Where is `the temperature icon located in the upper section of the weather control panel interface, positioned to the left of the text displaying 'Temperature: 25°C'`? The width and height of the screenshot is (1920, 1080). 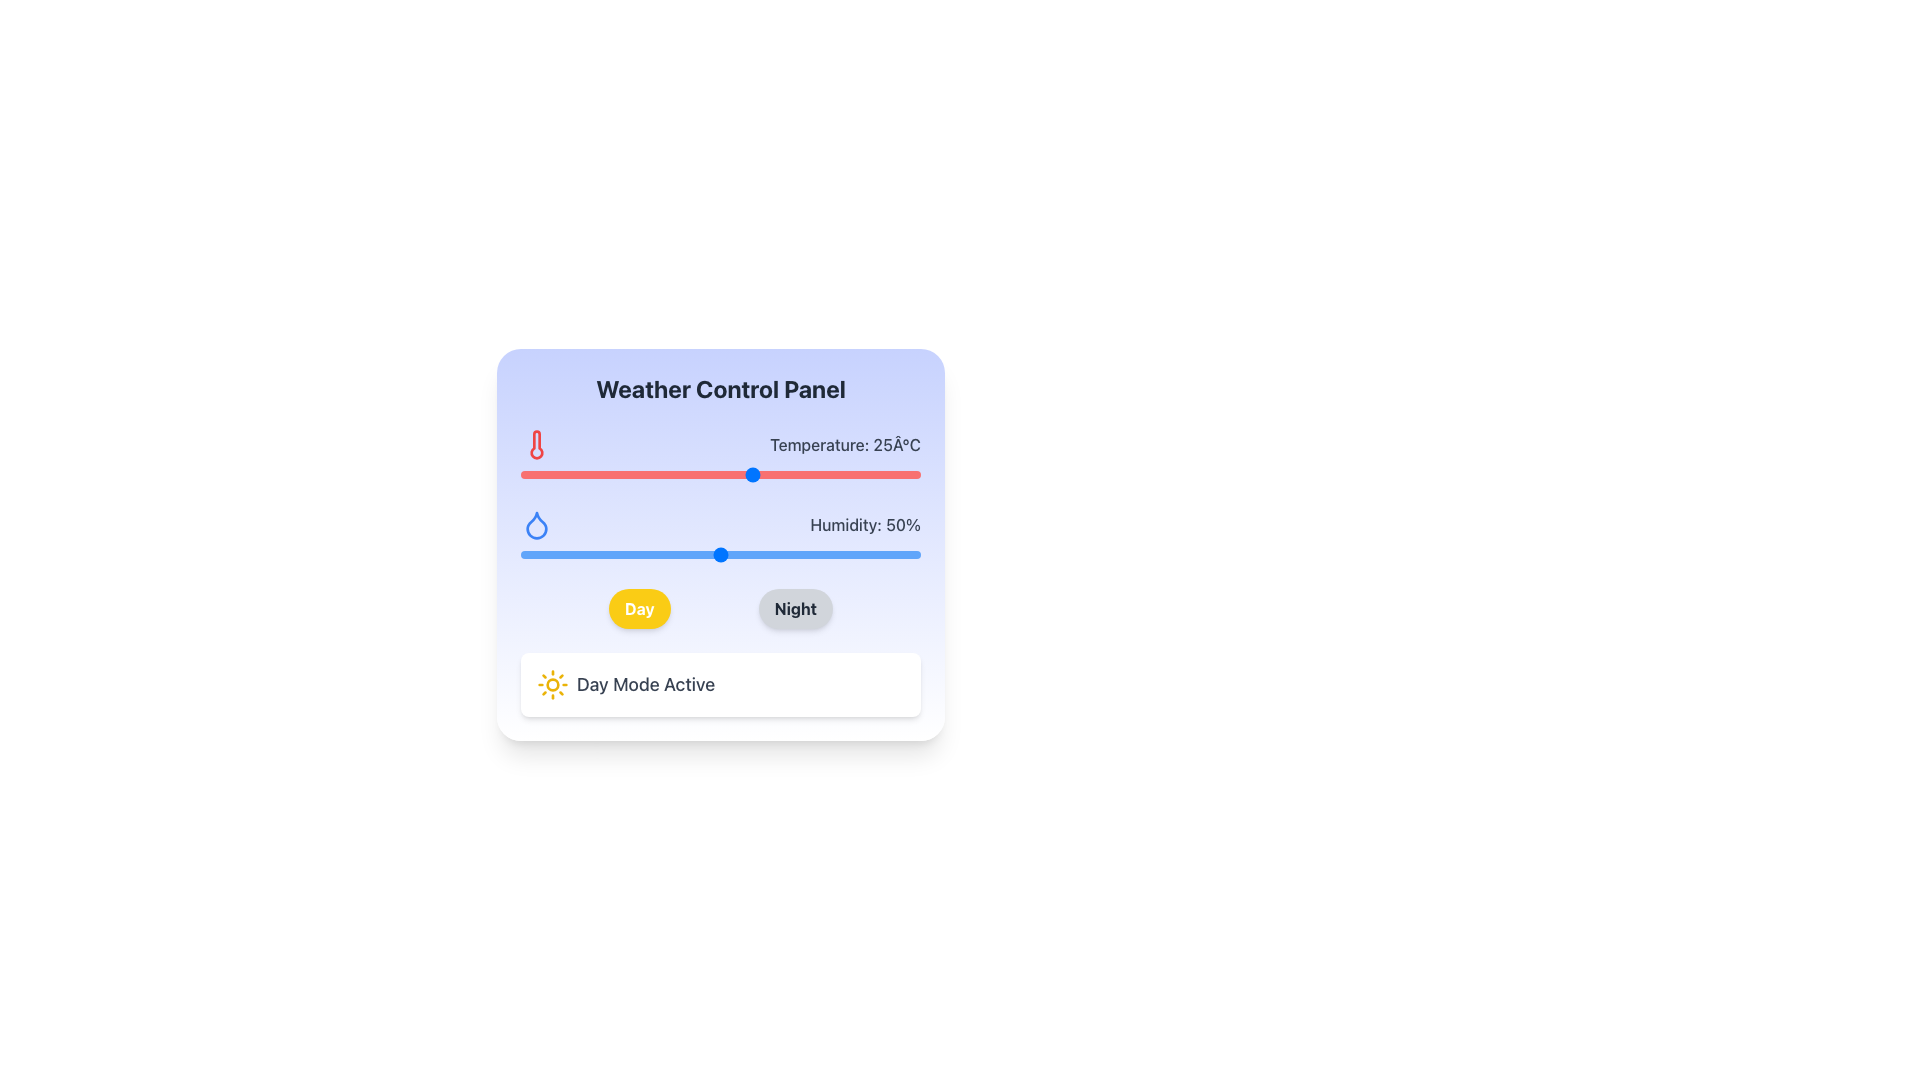 the temperature icon located in the upper section of the weather control panel interface, positioned to the left of the text displaying 'Temperature: 25°C' is located at coordinates (537, 443).